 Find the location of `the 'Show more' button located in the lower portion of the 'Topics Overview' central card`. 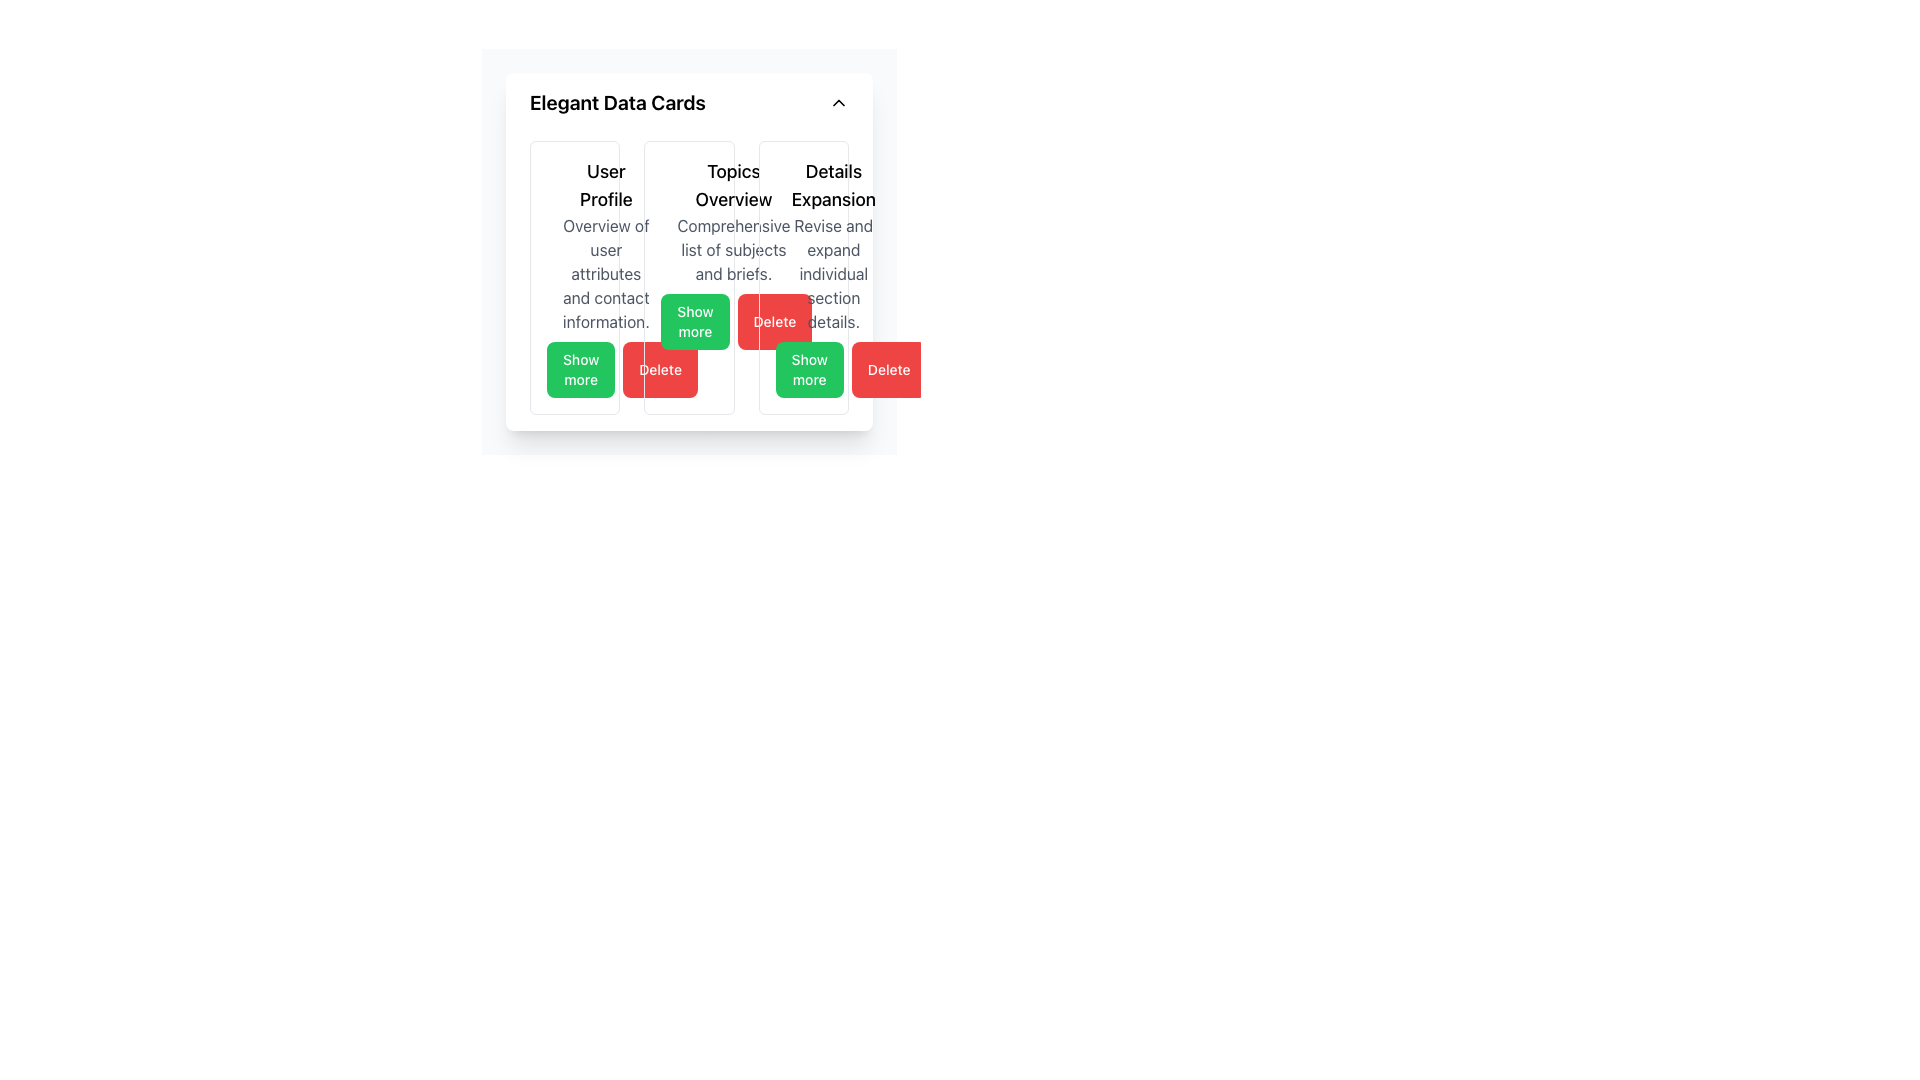

the 'Show more' button located in the lower portion of the 'Topics Overview' central card is located at coordinates (809, 370).